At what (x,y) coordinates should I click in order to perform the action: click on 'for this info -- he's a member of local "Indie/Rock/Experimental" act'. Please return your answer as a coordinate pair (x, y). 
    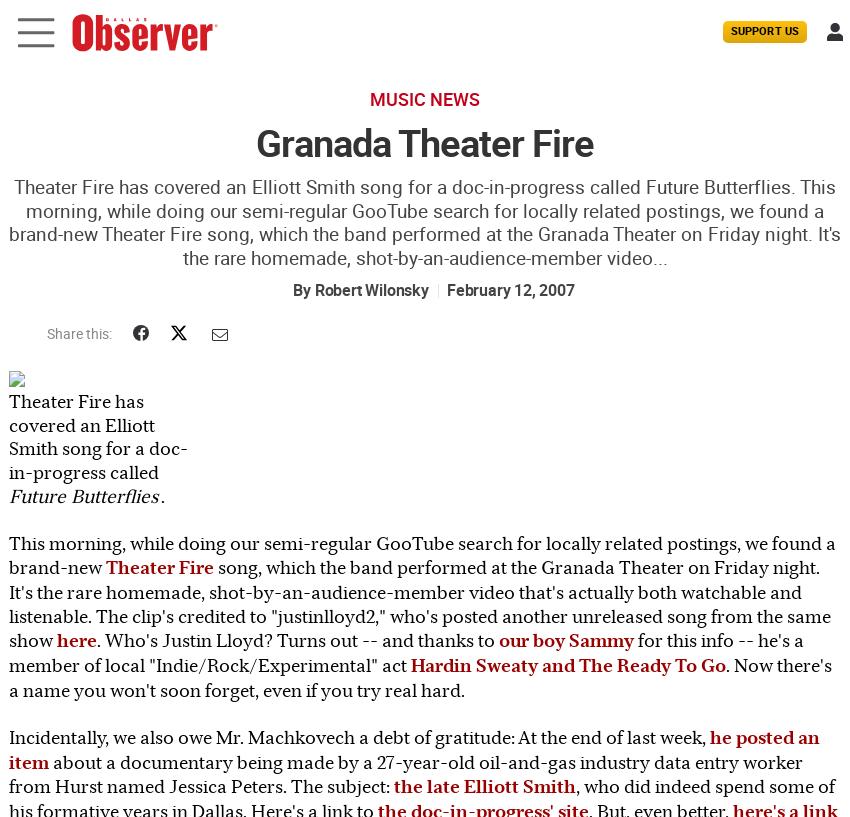
    Looking at the image, I should click on (406, 651).